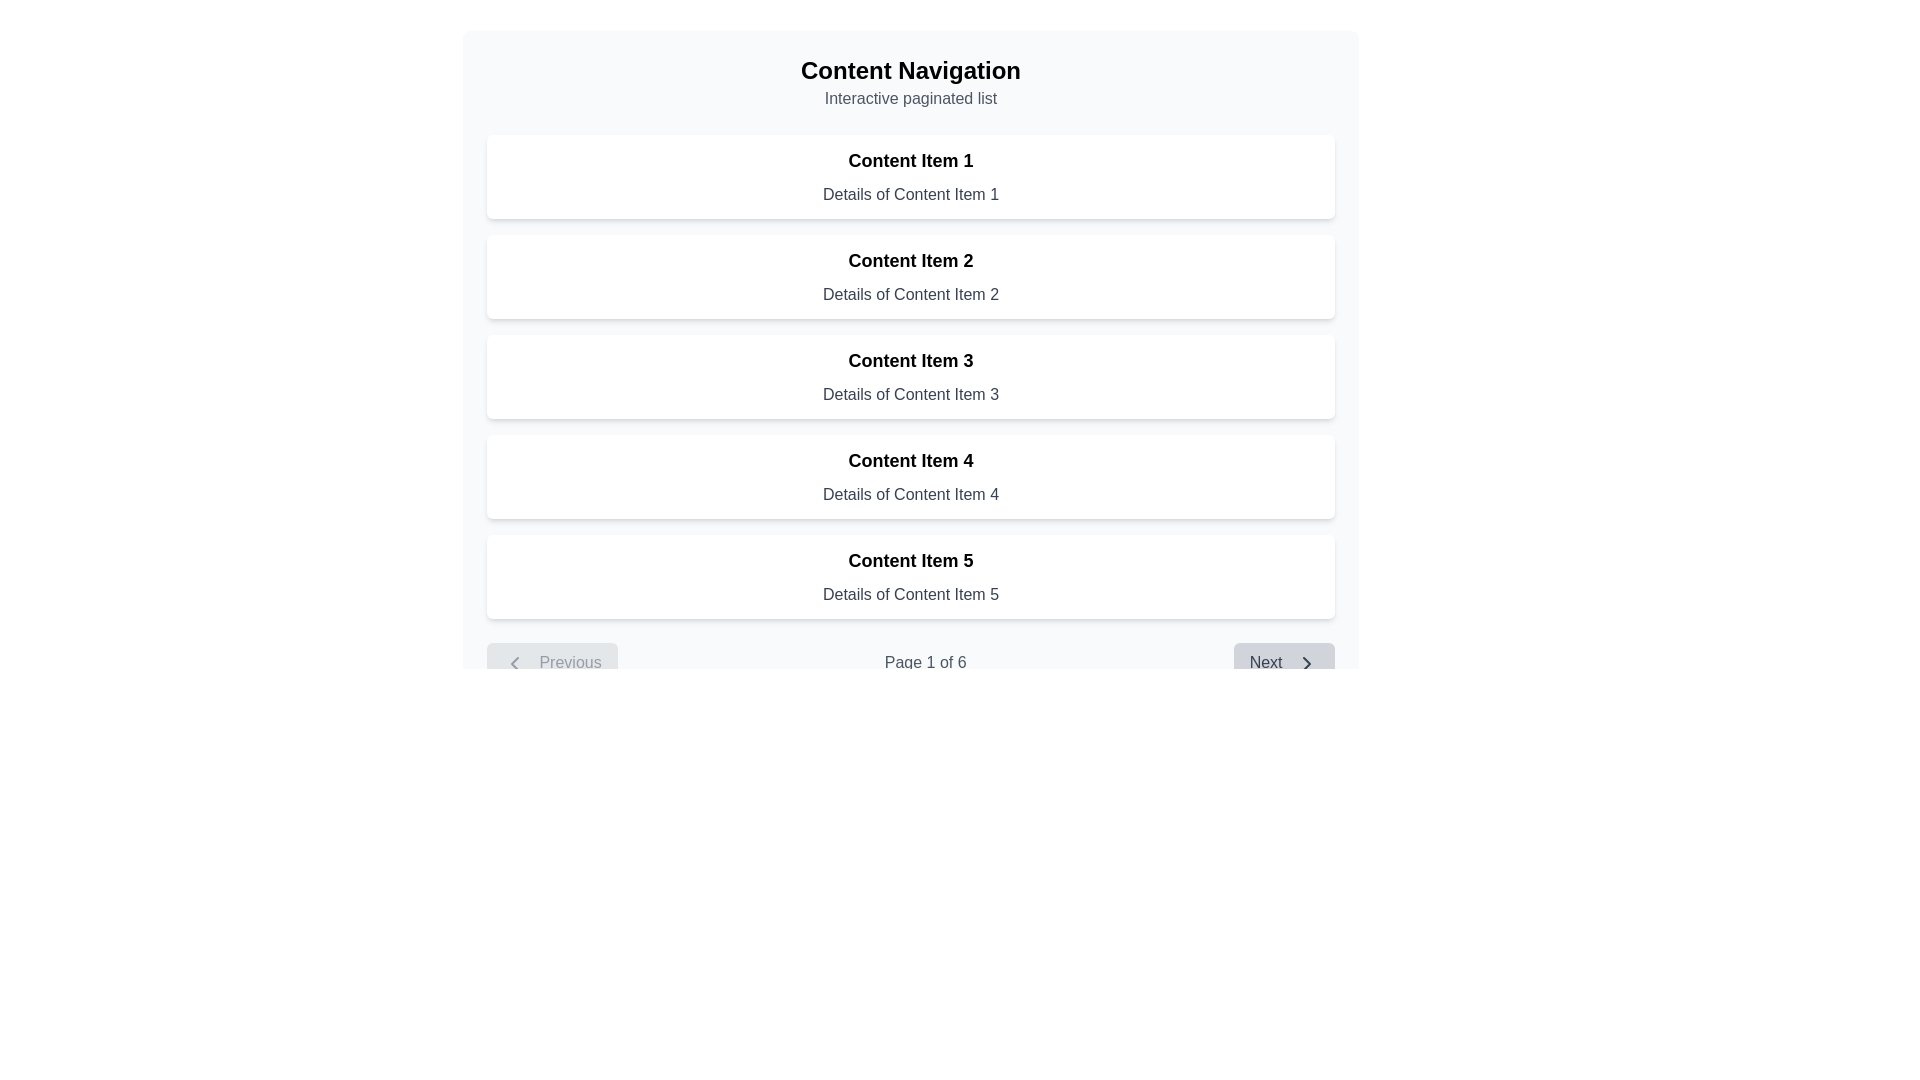 Image resolution: width=1920 pixels, height=1080 pixels. Describe the element at coordinates (1284, 663) in the screenshot. I see `the 'Next' button located at the rightmost side of the navigation bar` at that location.